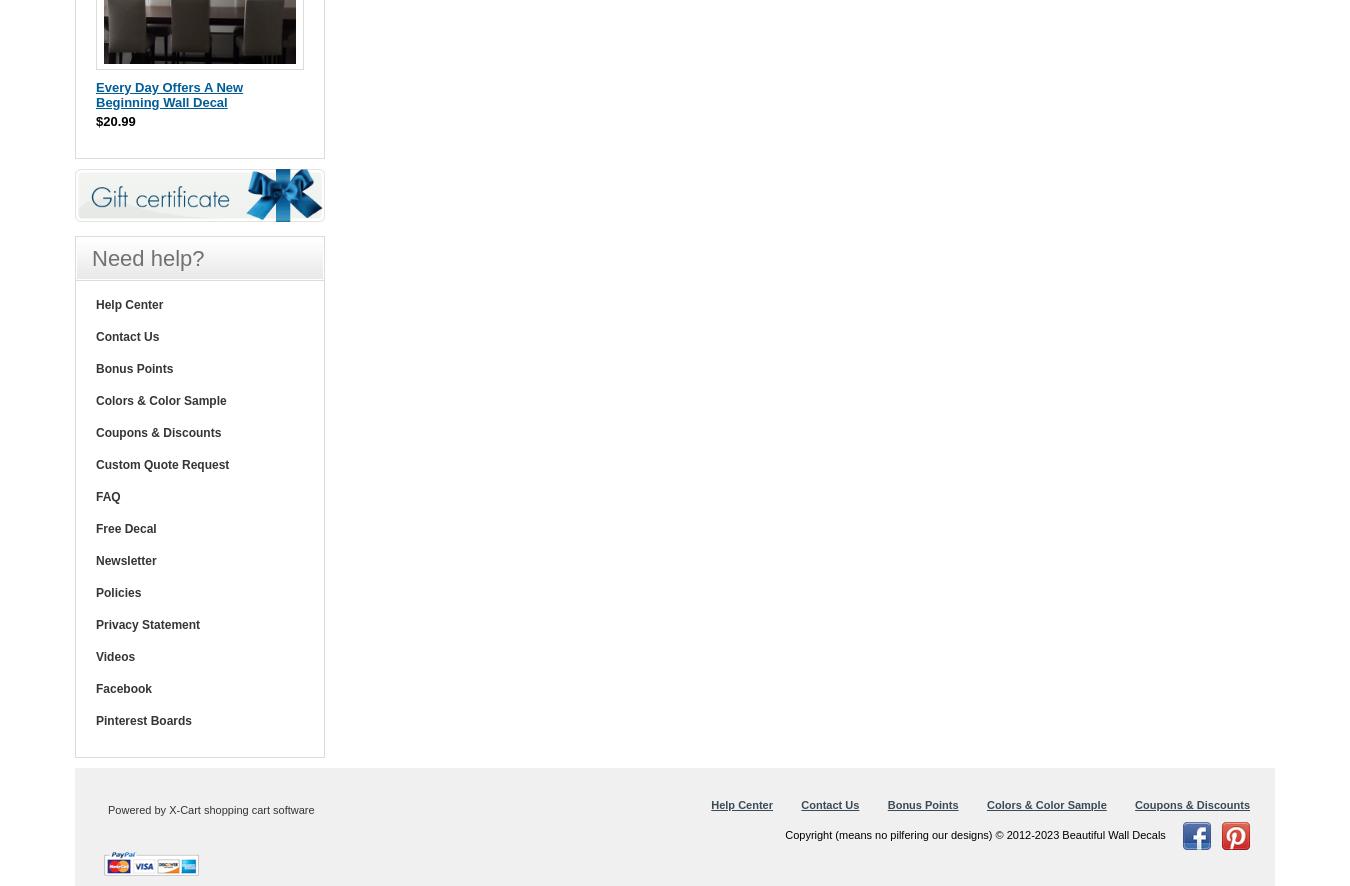 Image resolution: width=1350 pixels, height=886 pixels. What do you see at coordinates (162, 463) in the screenshot?
I see `'Custom Quote Request'` at bounding box center [162, 463].